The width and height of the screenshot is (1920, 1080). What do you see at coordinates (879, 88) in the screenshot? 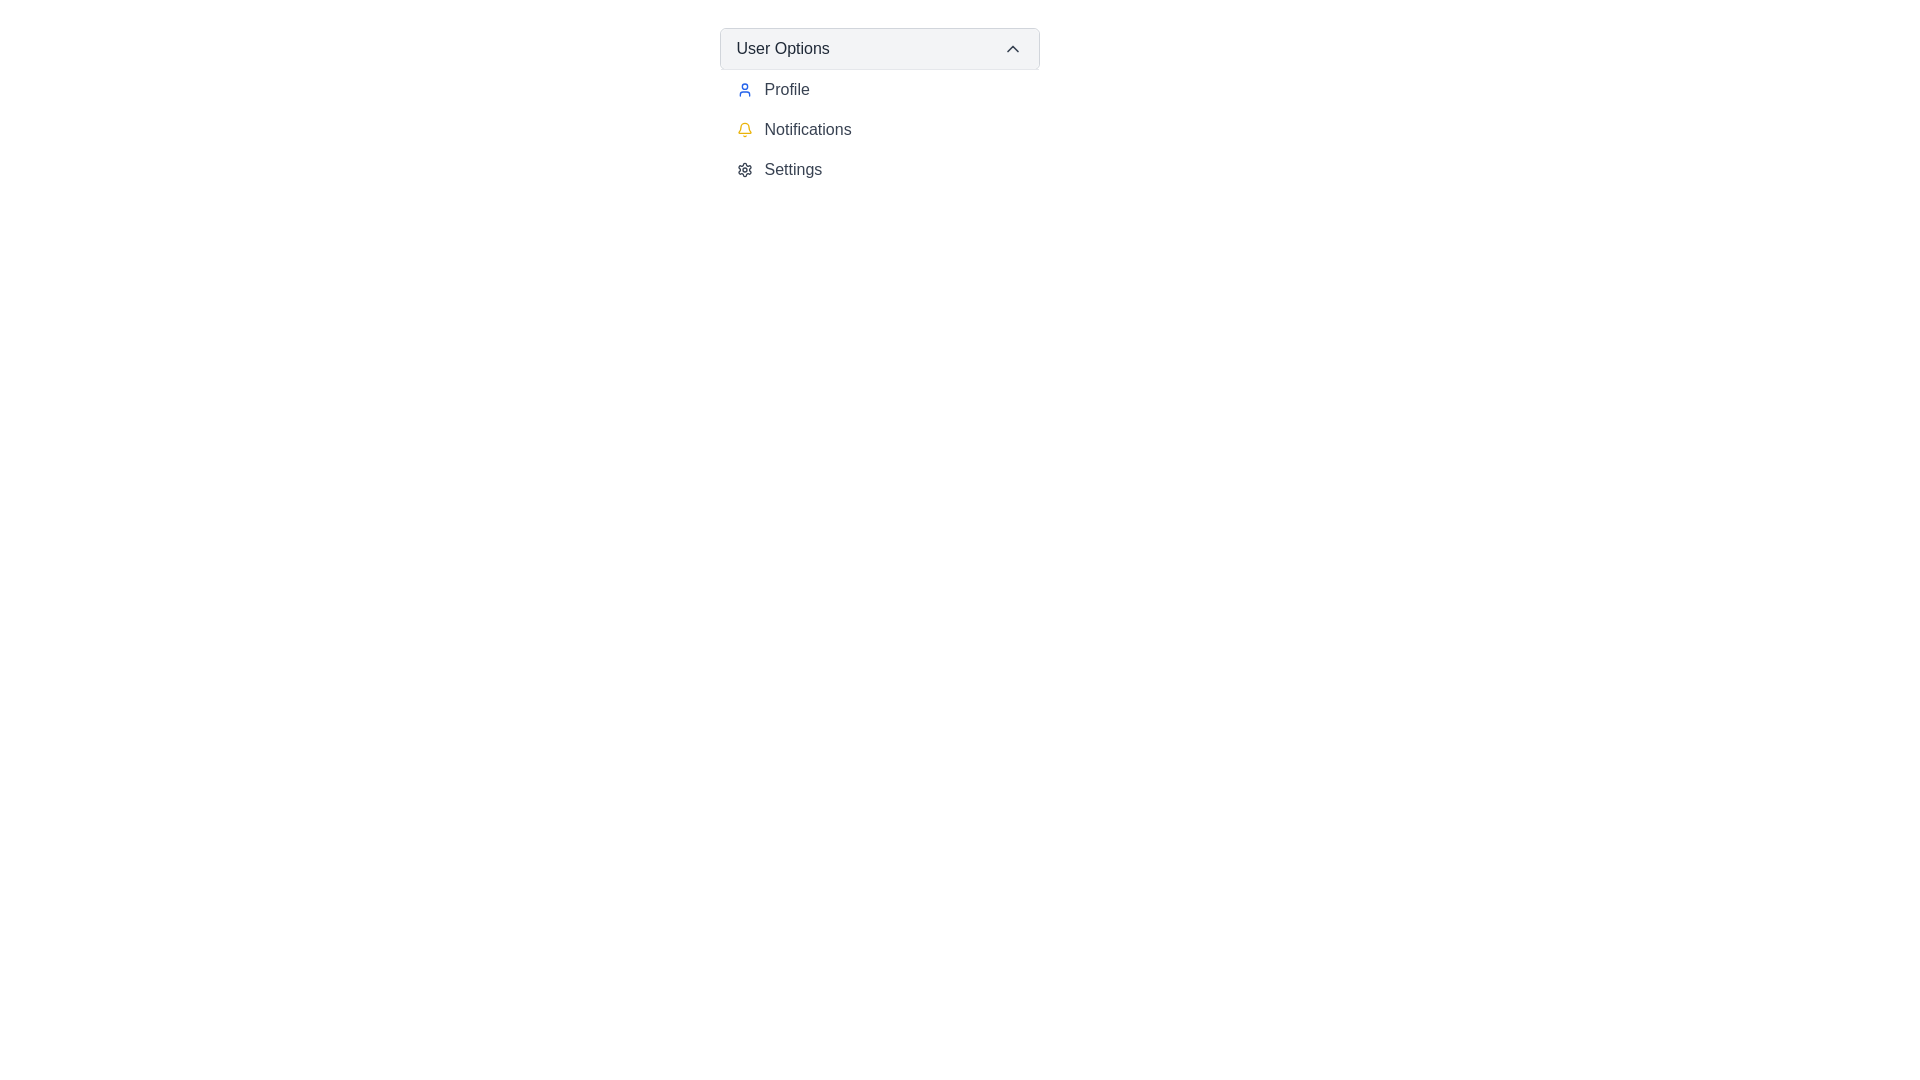
I see `the 'Profile' menu item in the dropdown menu labeled 'User Options'` at bounding box center [879, 88].